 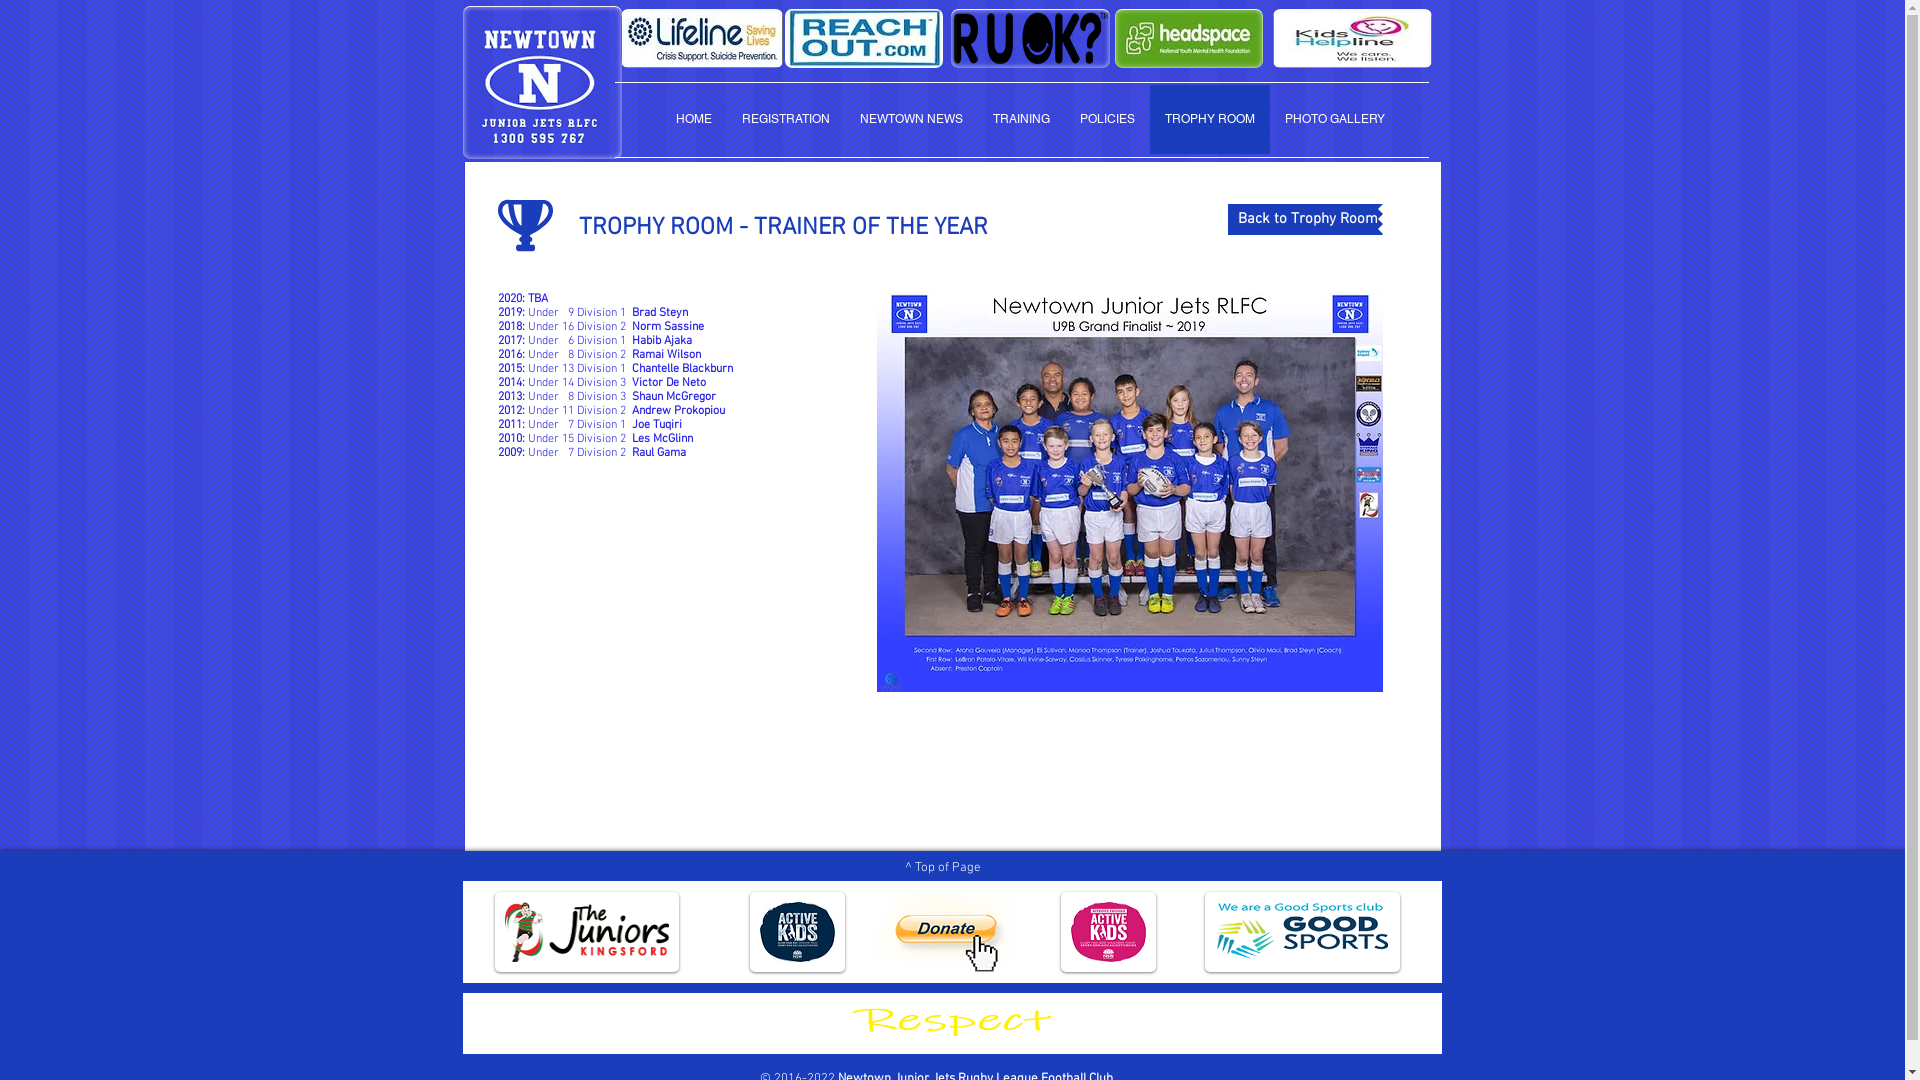 I want to click on 'TROPHY ROOM', so click(x=1150, y=119).